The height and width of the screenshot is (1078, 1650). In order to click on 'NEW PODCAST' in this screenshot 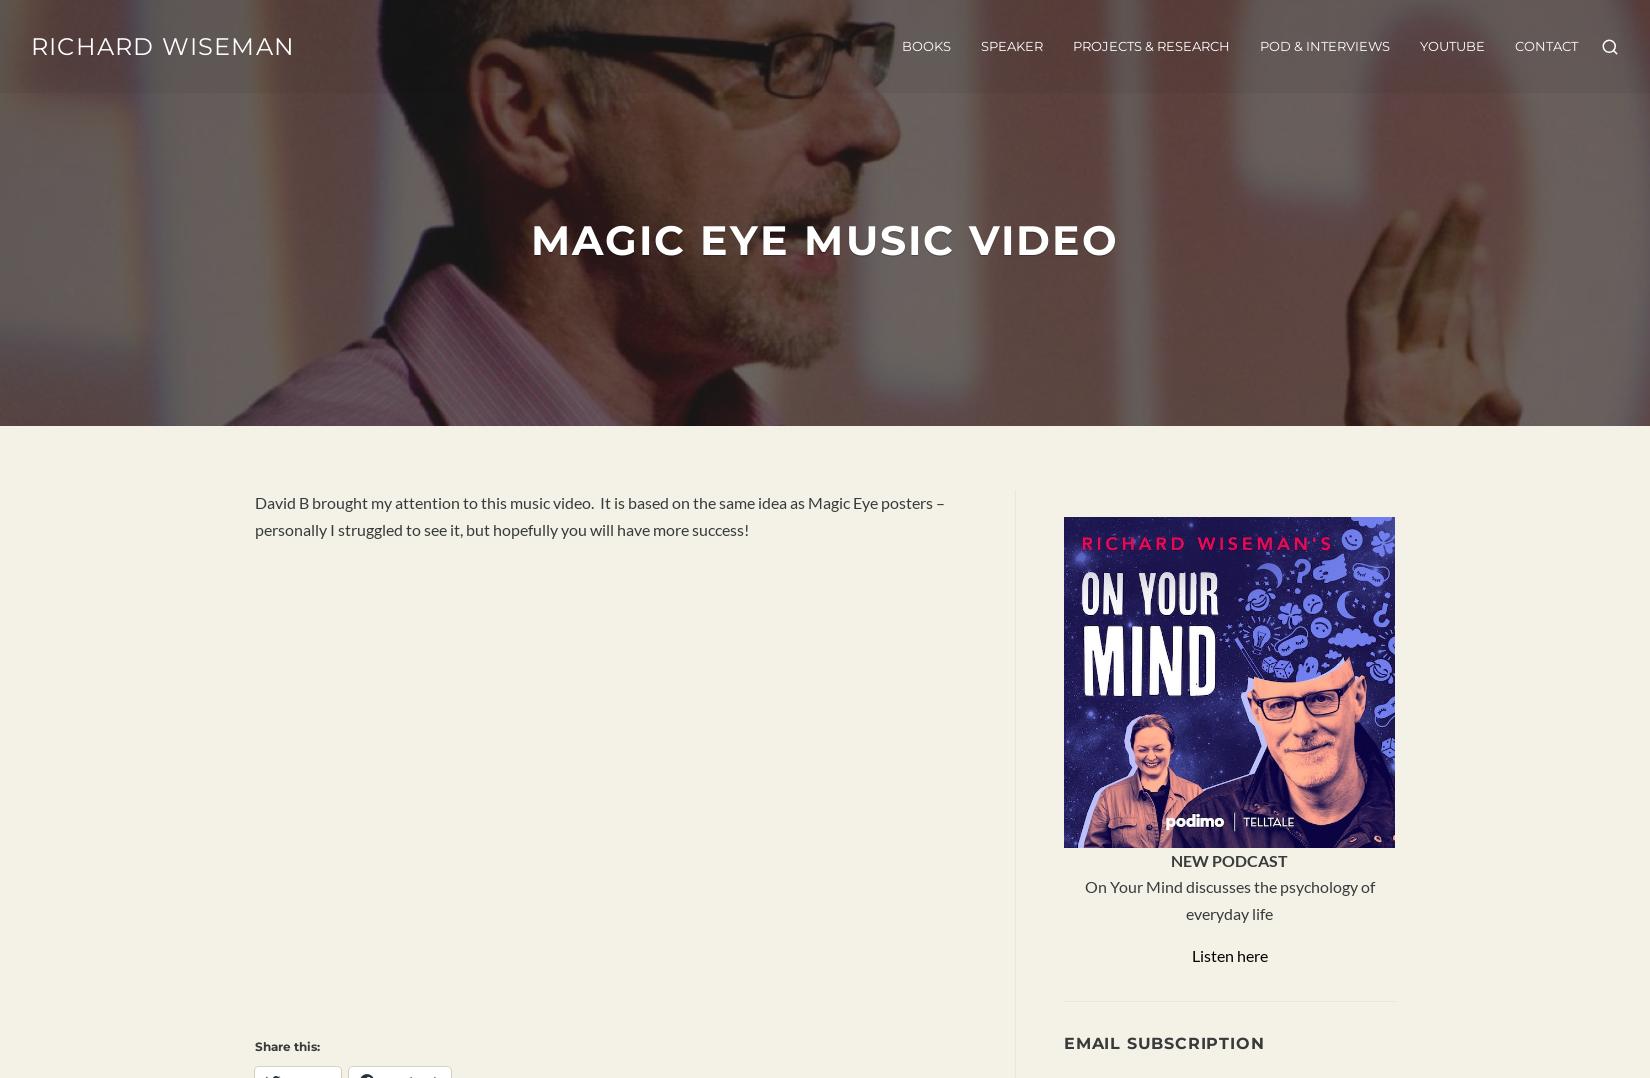, I will do `click(1229, 858)`.